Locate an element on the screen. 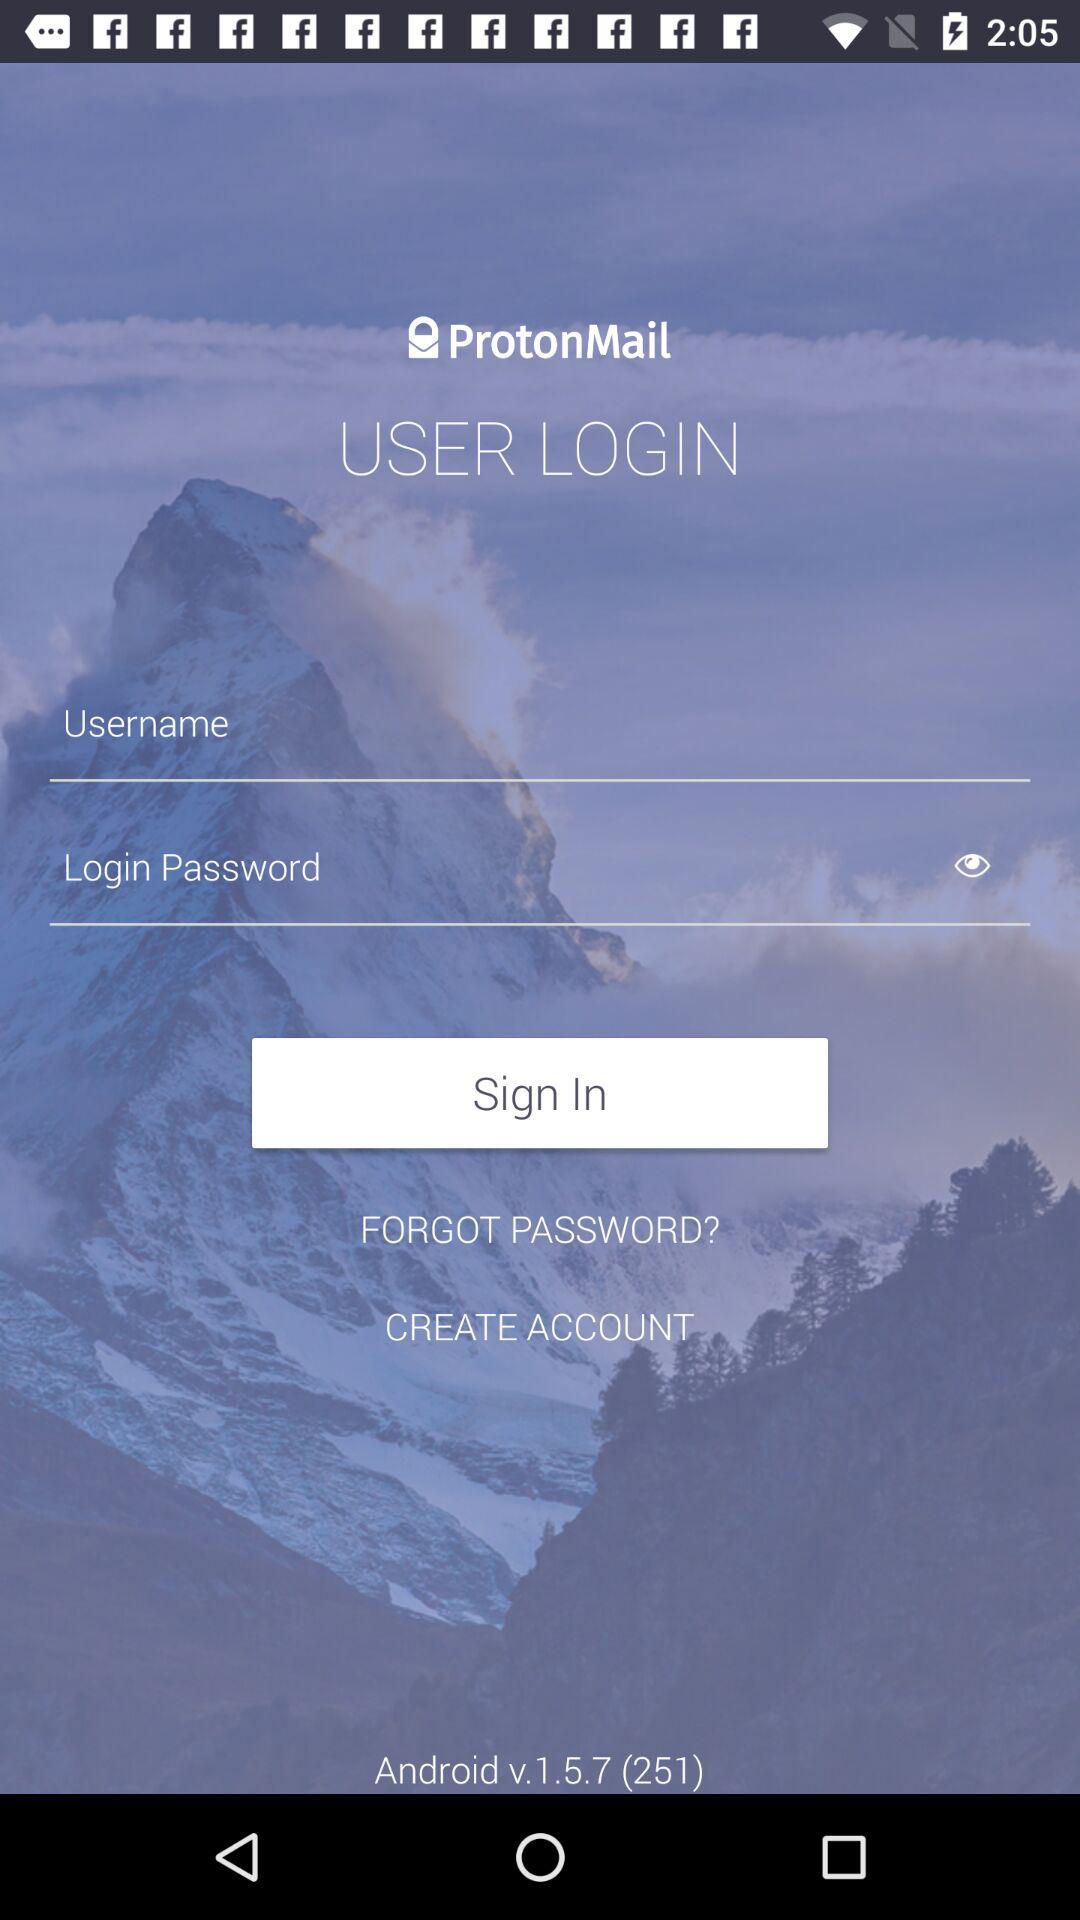  login password field is located at coordinates (540, 866).